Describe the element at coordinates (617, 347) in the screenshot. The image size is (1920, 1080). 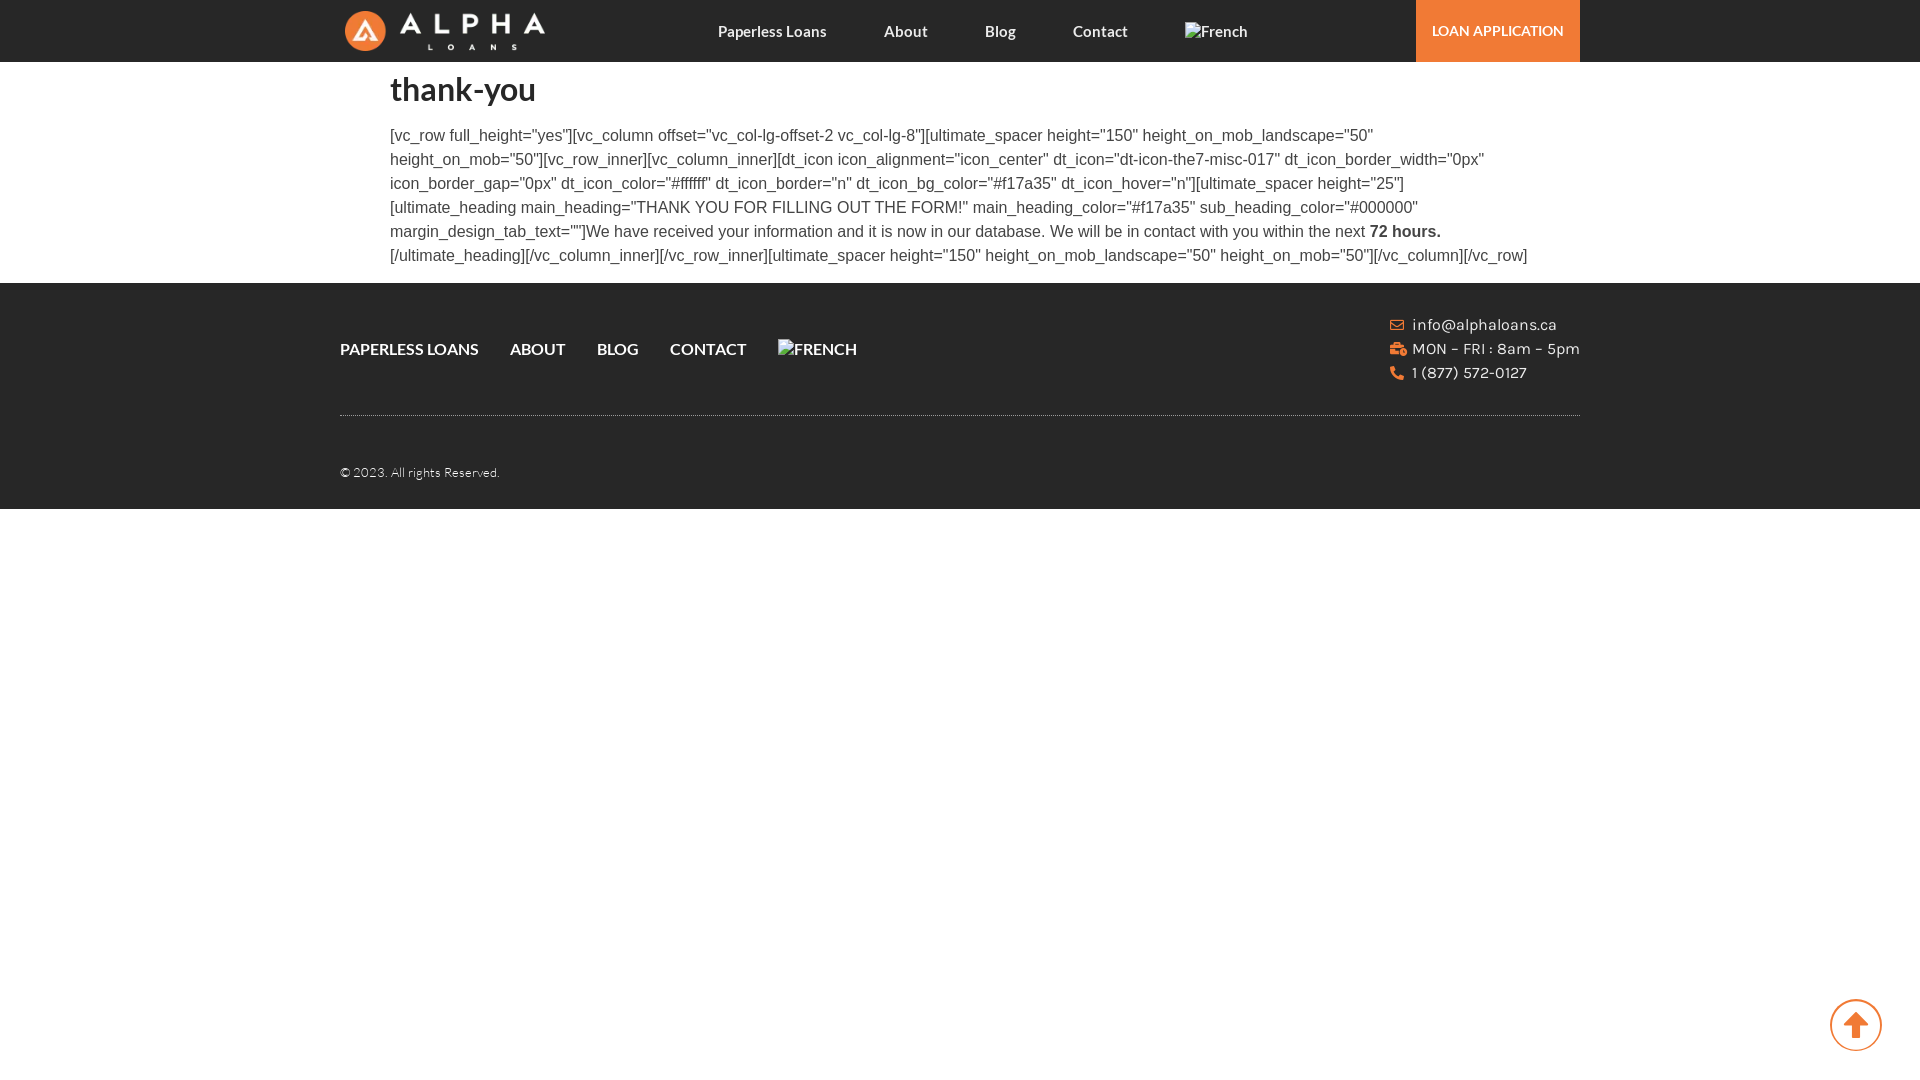
I see `'BLOG'` at that location.